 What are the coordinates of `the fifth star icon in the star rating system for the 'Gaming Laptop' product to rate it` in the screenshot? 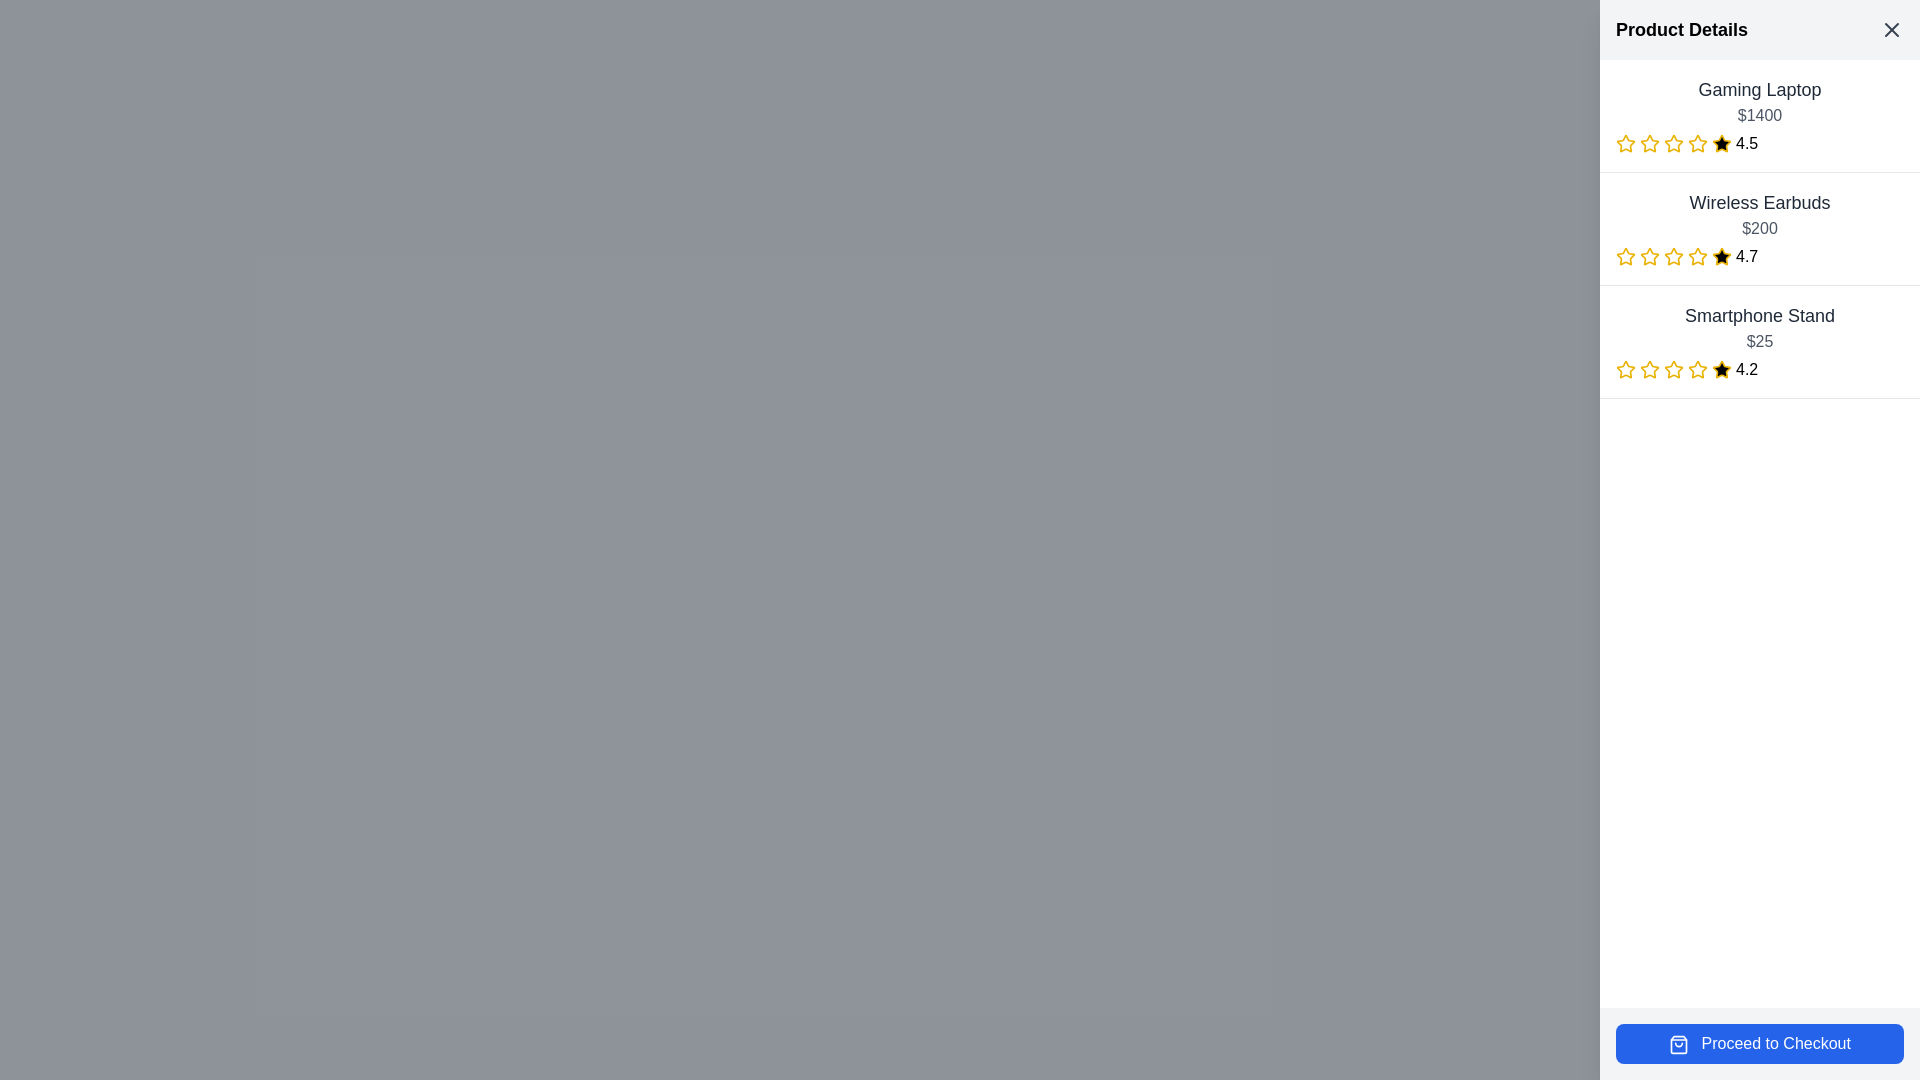 It's located at (1721, 142).